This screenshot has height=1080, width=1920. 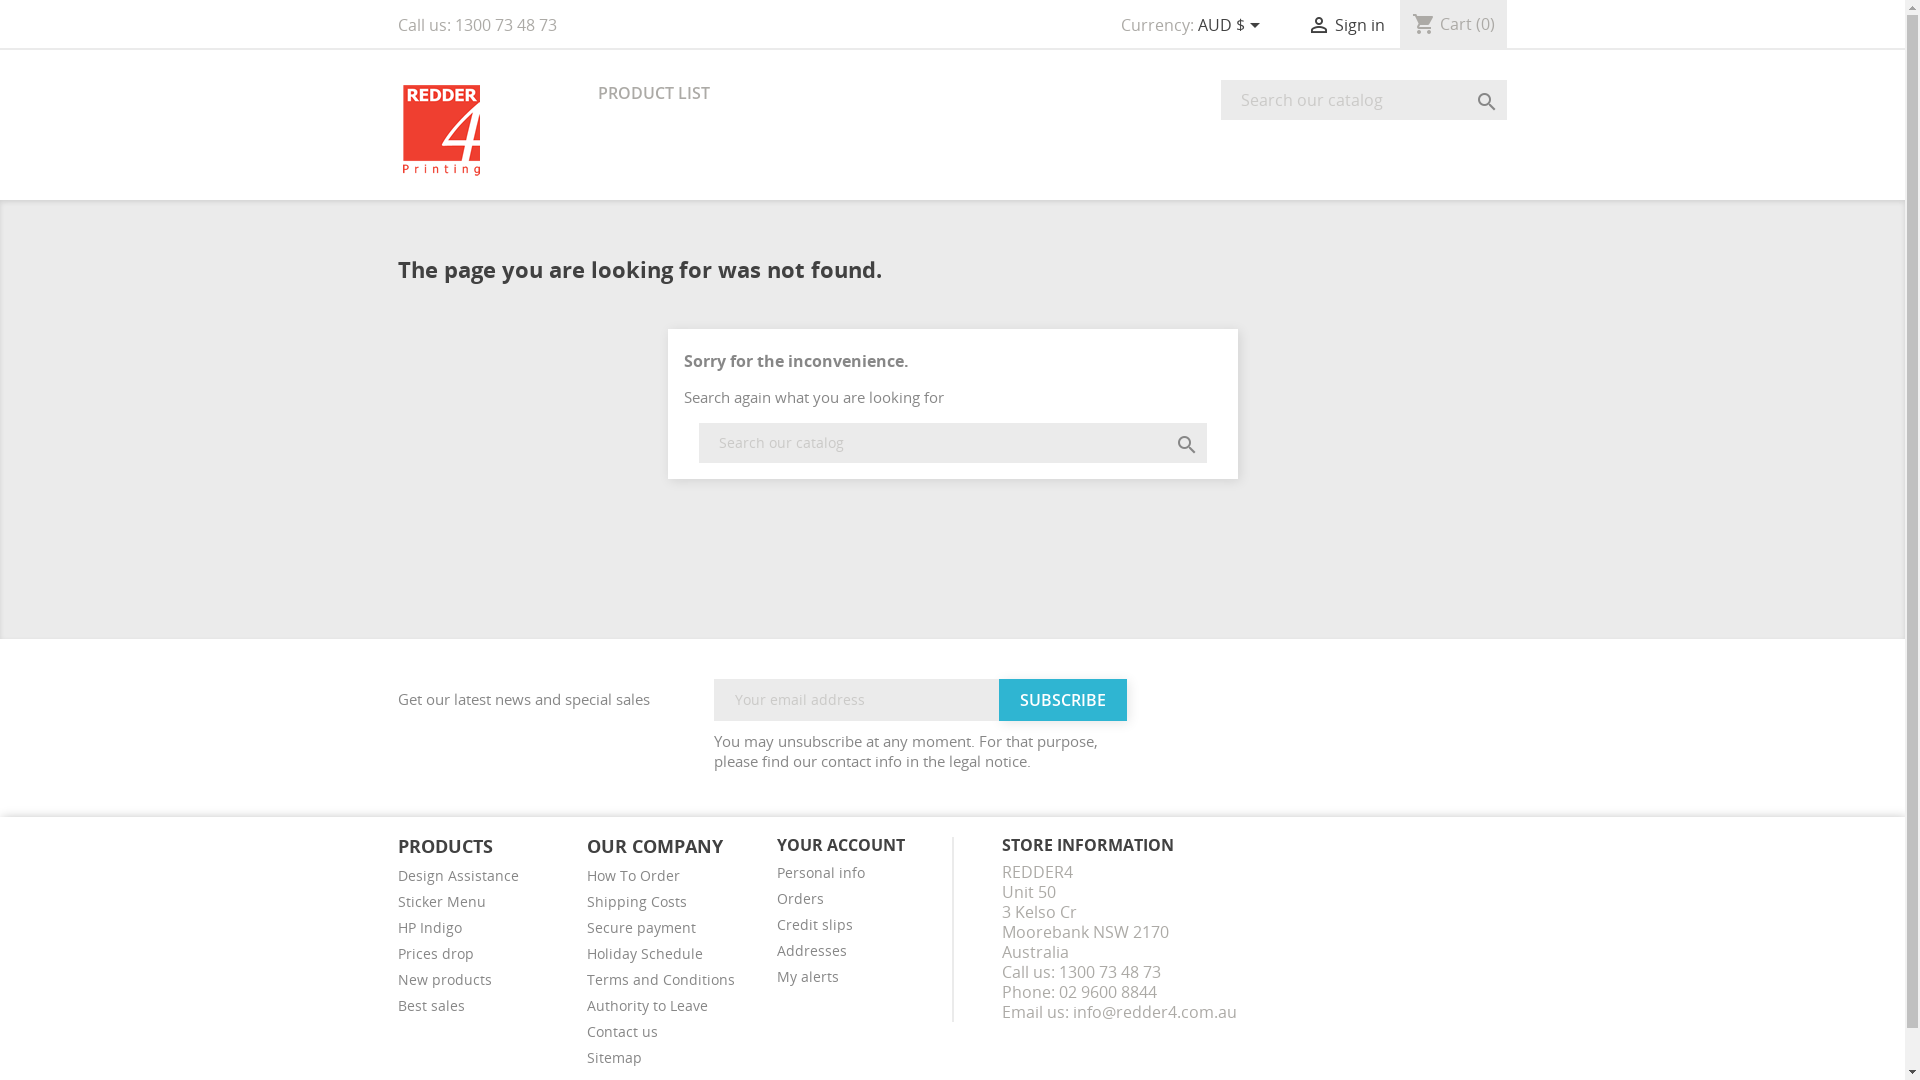 I want to click on 'HP Indigo', so click(x=429, y=927).